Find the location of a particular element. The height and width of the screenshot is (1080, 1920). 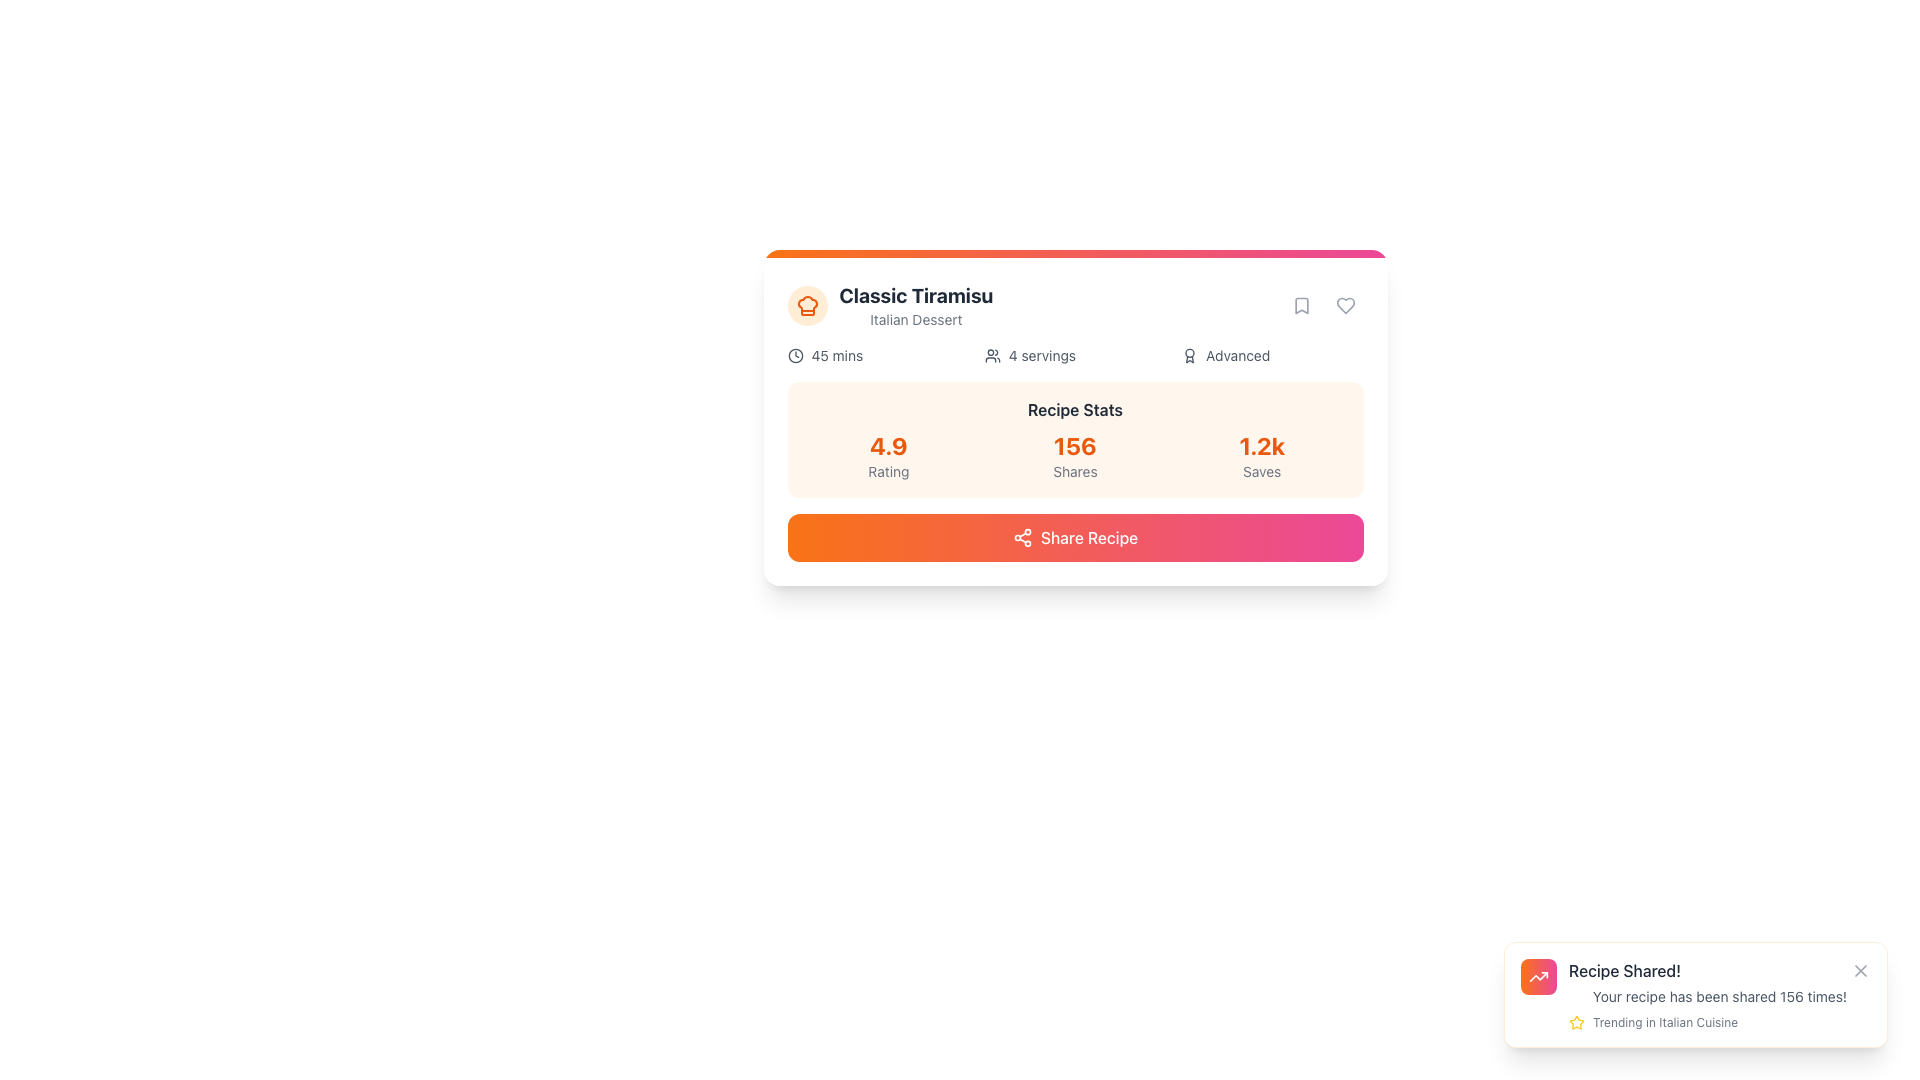

the label displaying 'Classic Tiramisu' and 'Italian Dessert' with an orange chef's hat icon on the left side is located at coordinates (889, 305).